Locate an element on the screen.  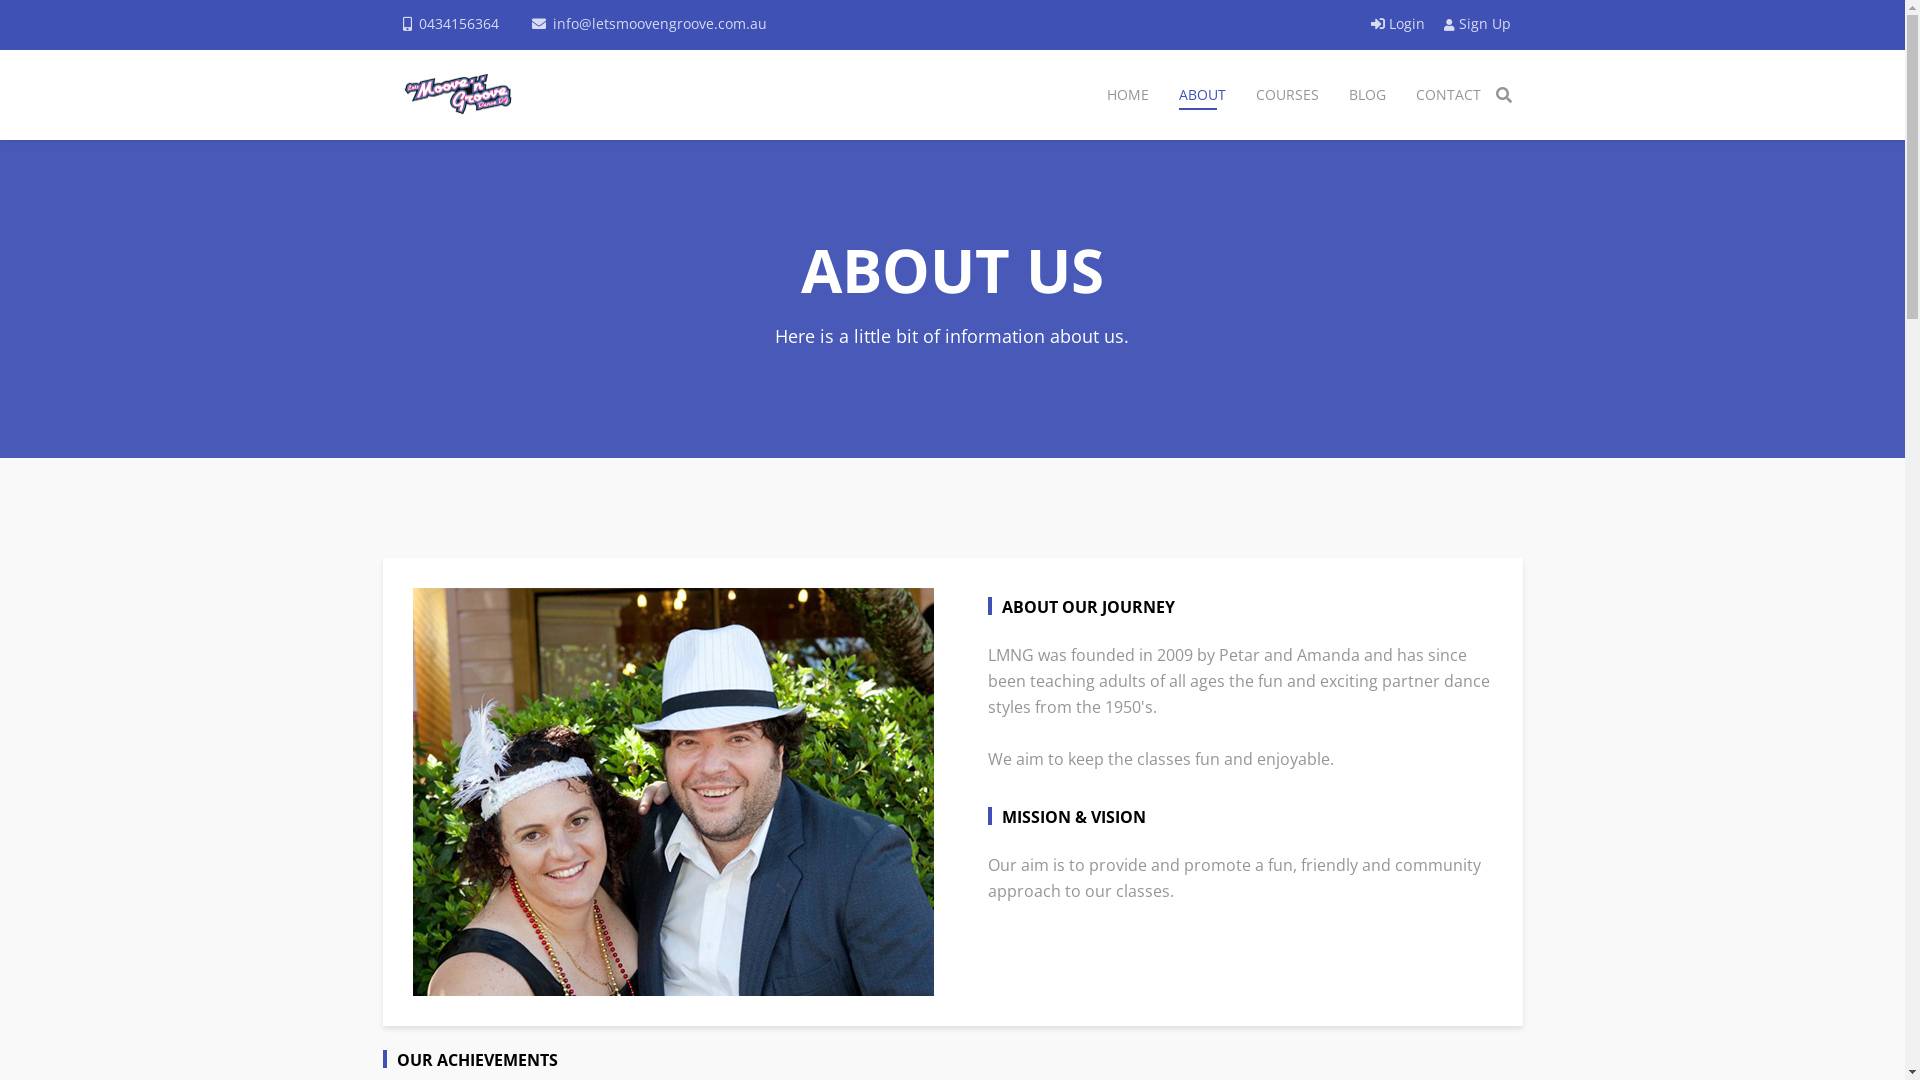
'COURSES' is located at coordinates (1286, 95).